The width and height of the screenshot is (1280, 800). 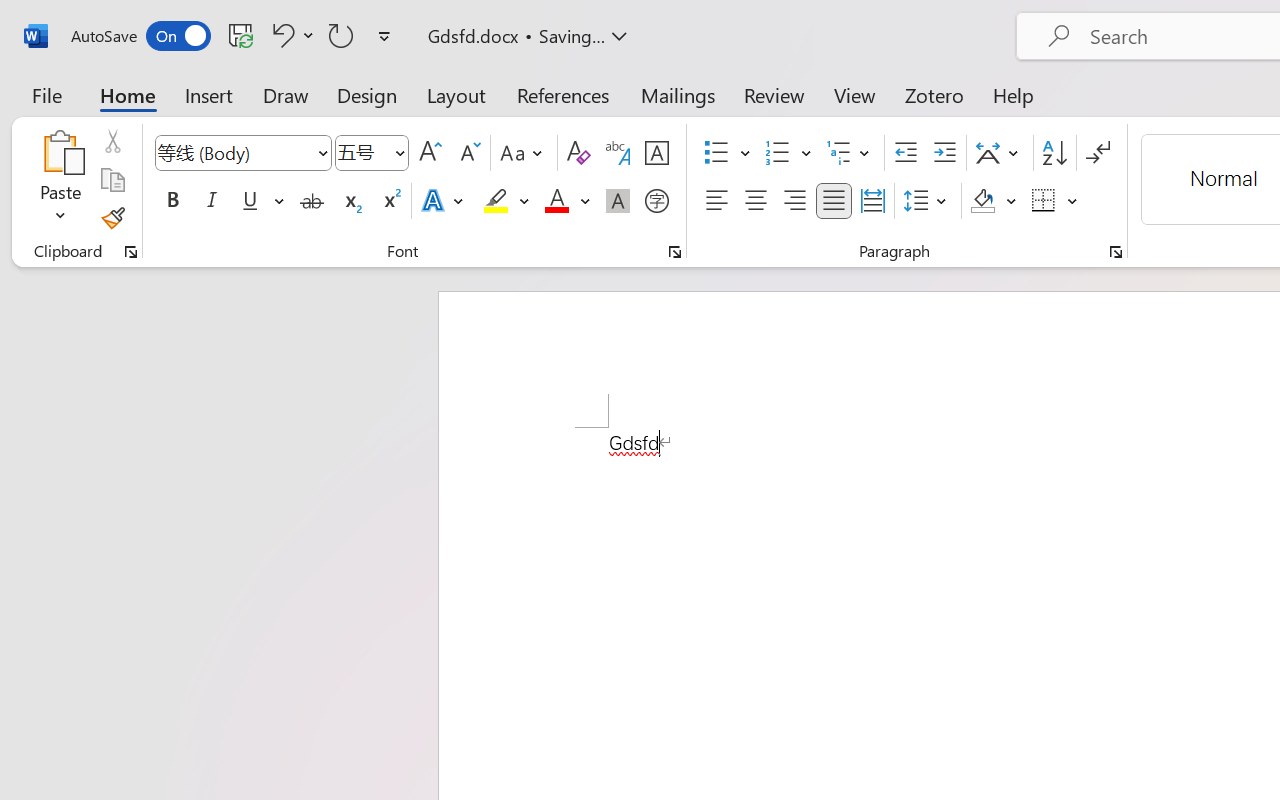 I want to click on 'Shading', so click(x=993, y=201).